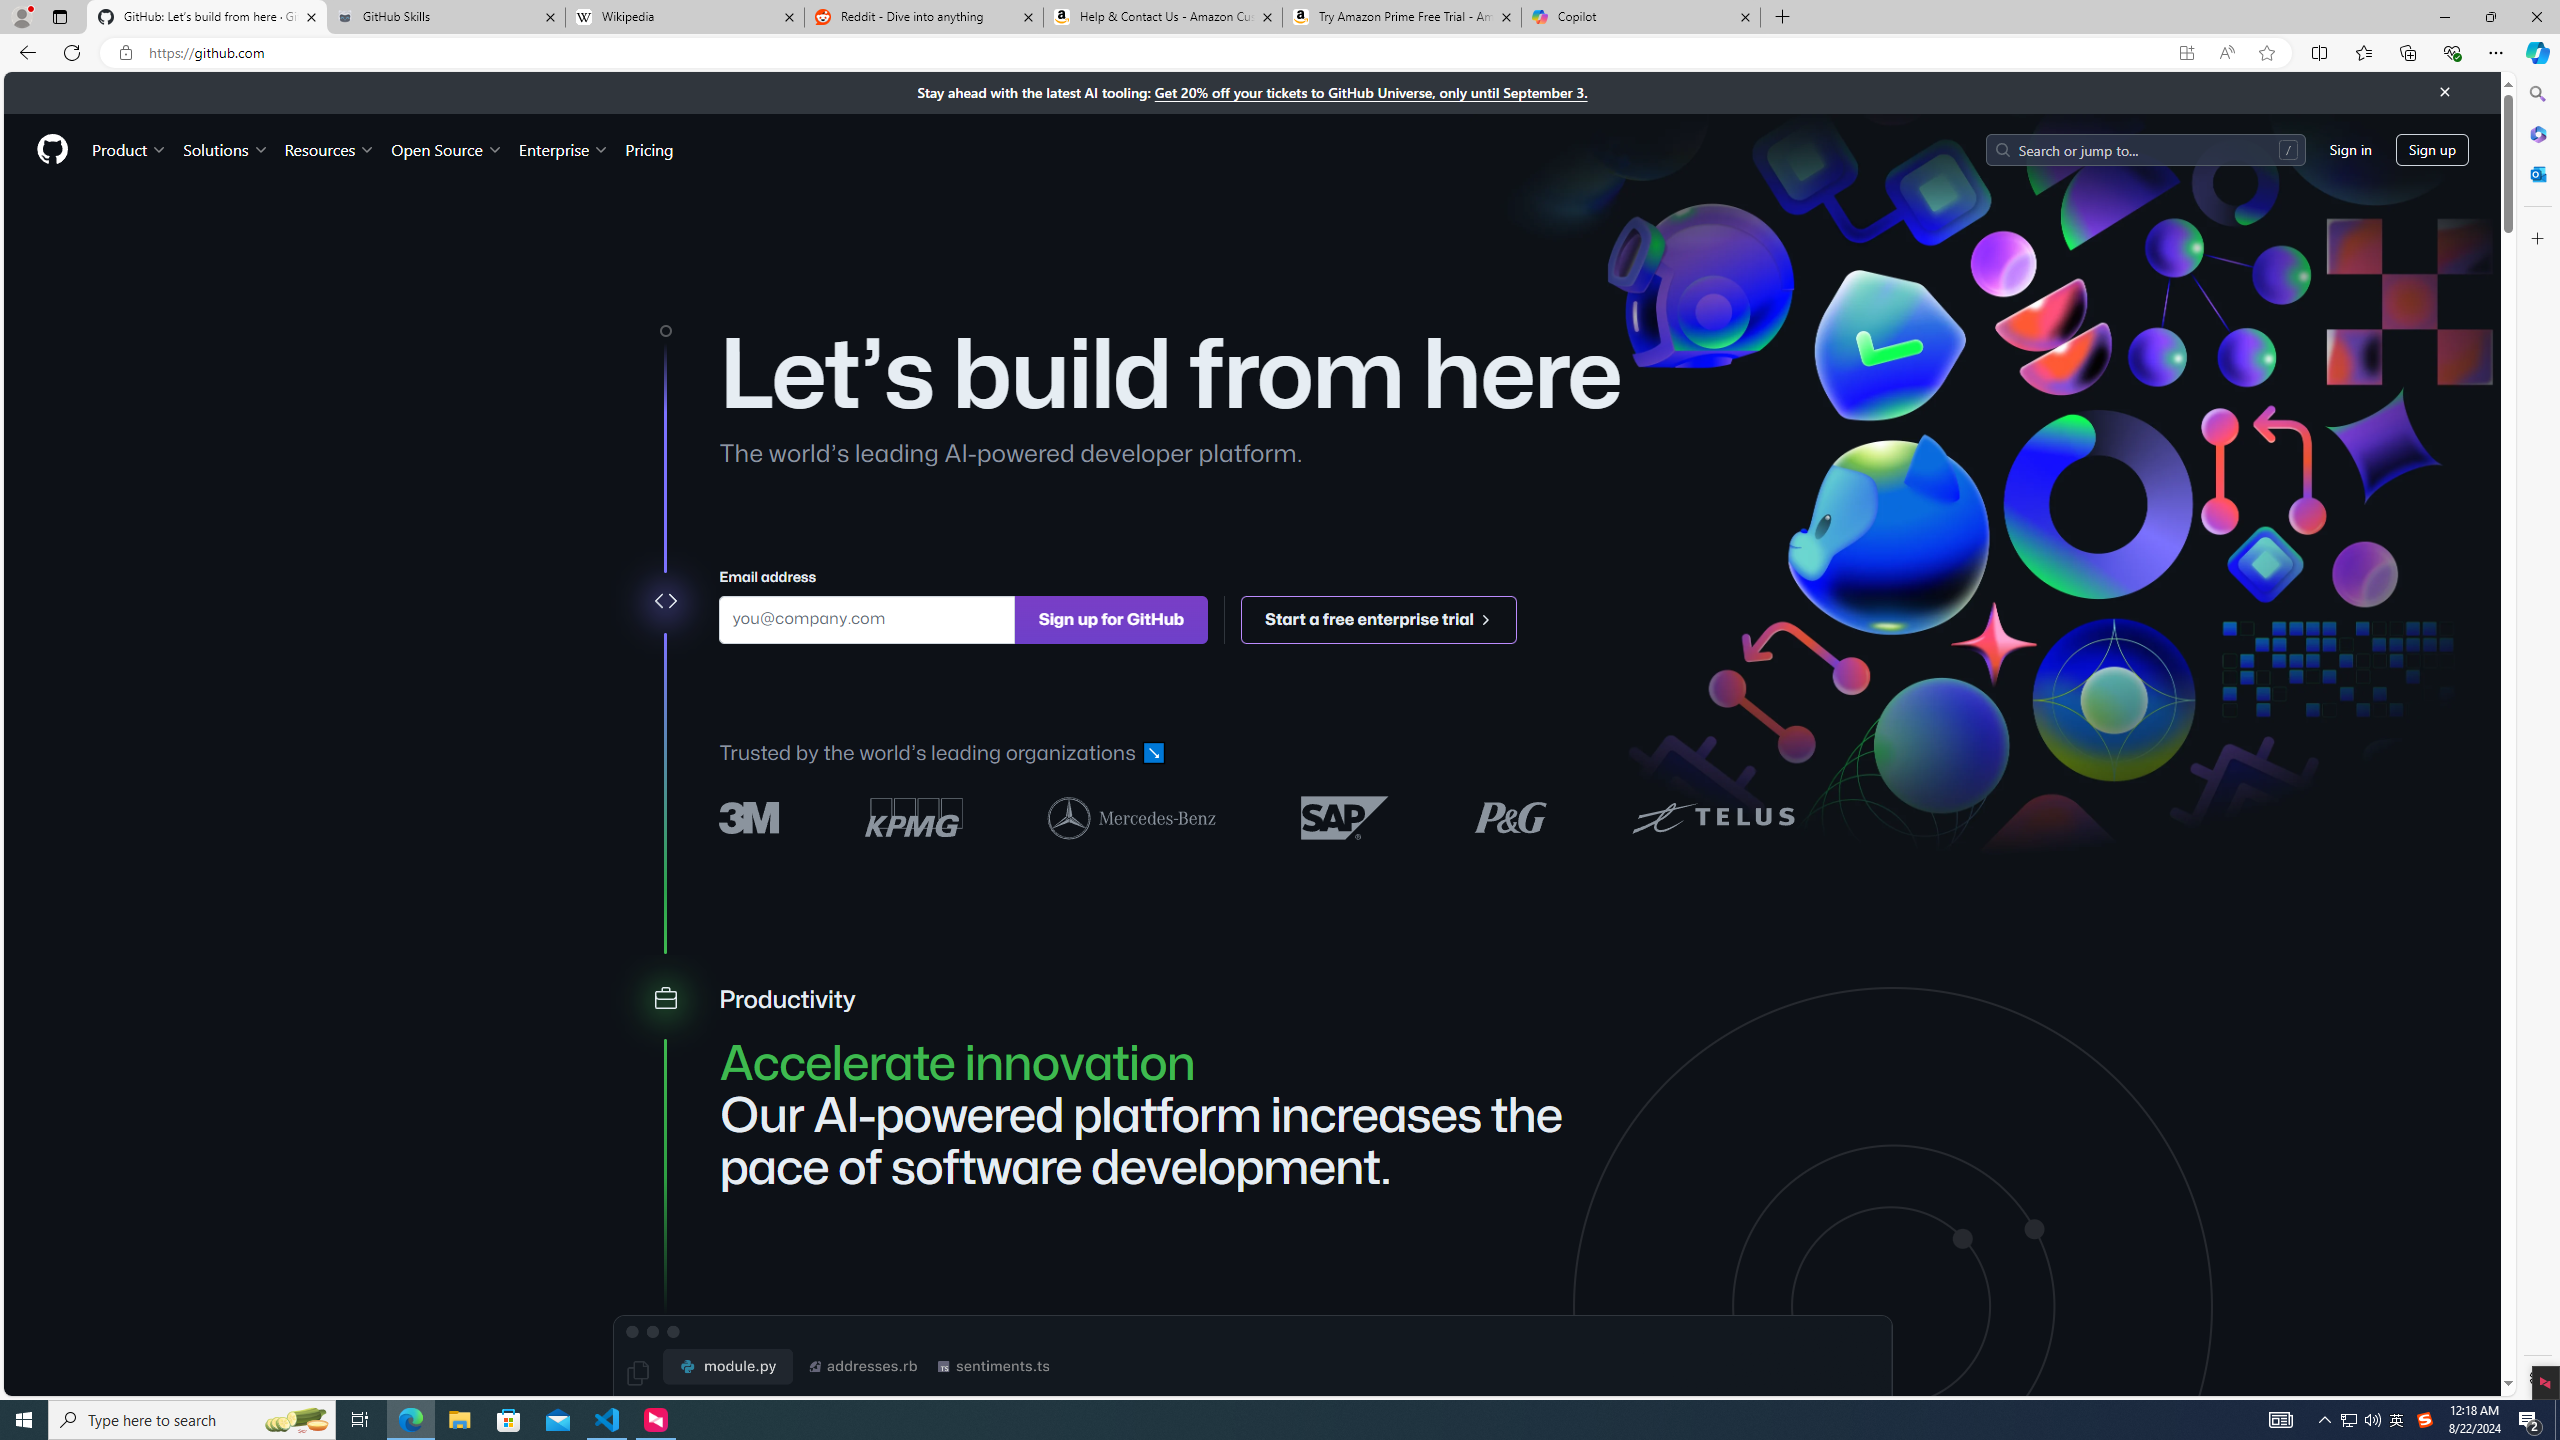 Image resolution: width=2560 pixels, height=1440 pixels. What do you see at coordinates (2535, 51) in the screenshot?
I see `'Copilot (Ctrl+Shift+.)'` at bounding box center [2535, 51].